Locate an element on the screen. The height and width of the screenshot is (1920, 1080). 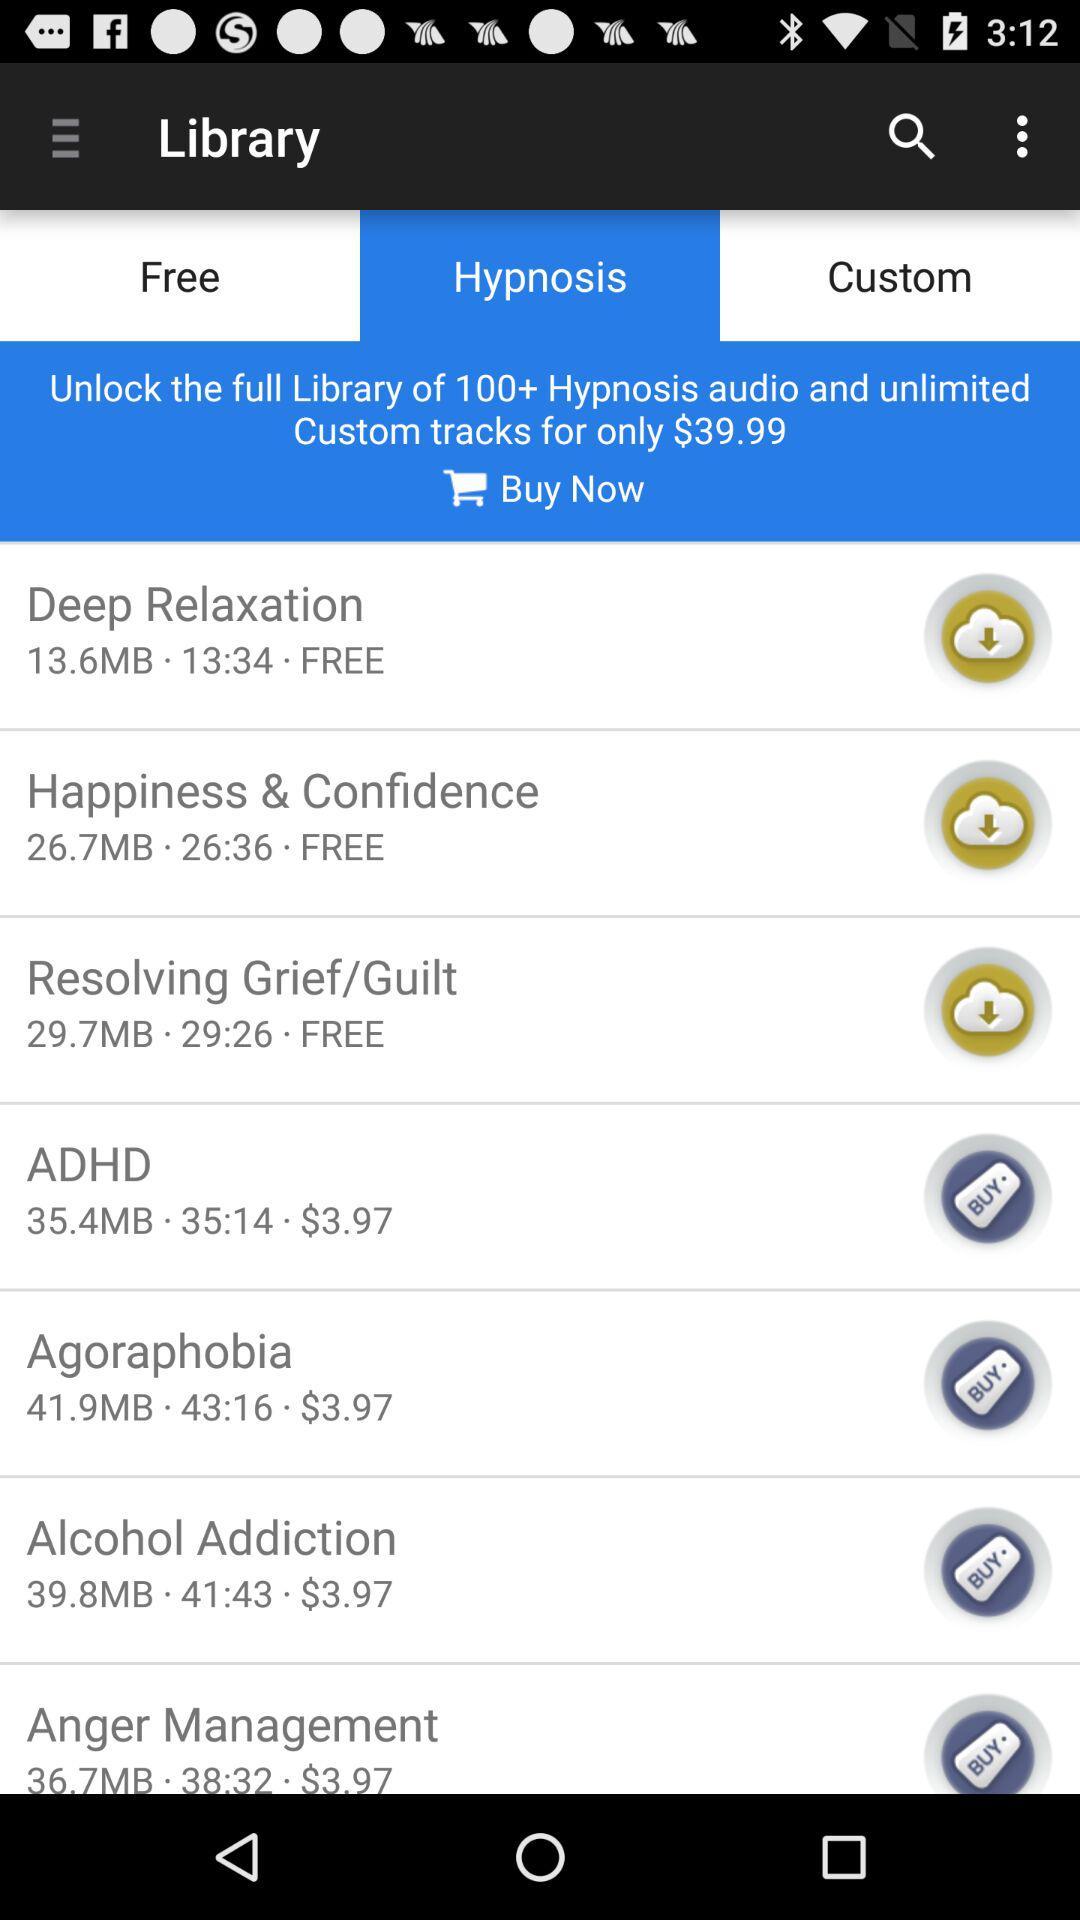
the adhd item is located at coordinates (461, 1162).